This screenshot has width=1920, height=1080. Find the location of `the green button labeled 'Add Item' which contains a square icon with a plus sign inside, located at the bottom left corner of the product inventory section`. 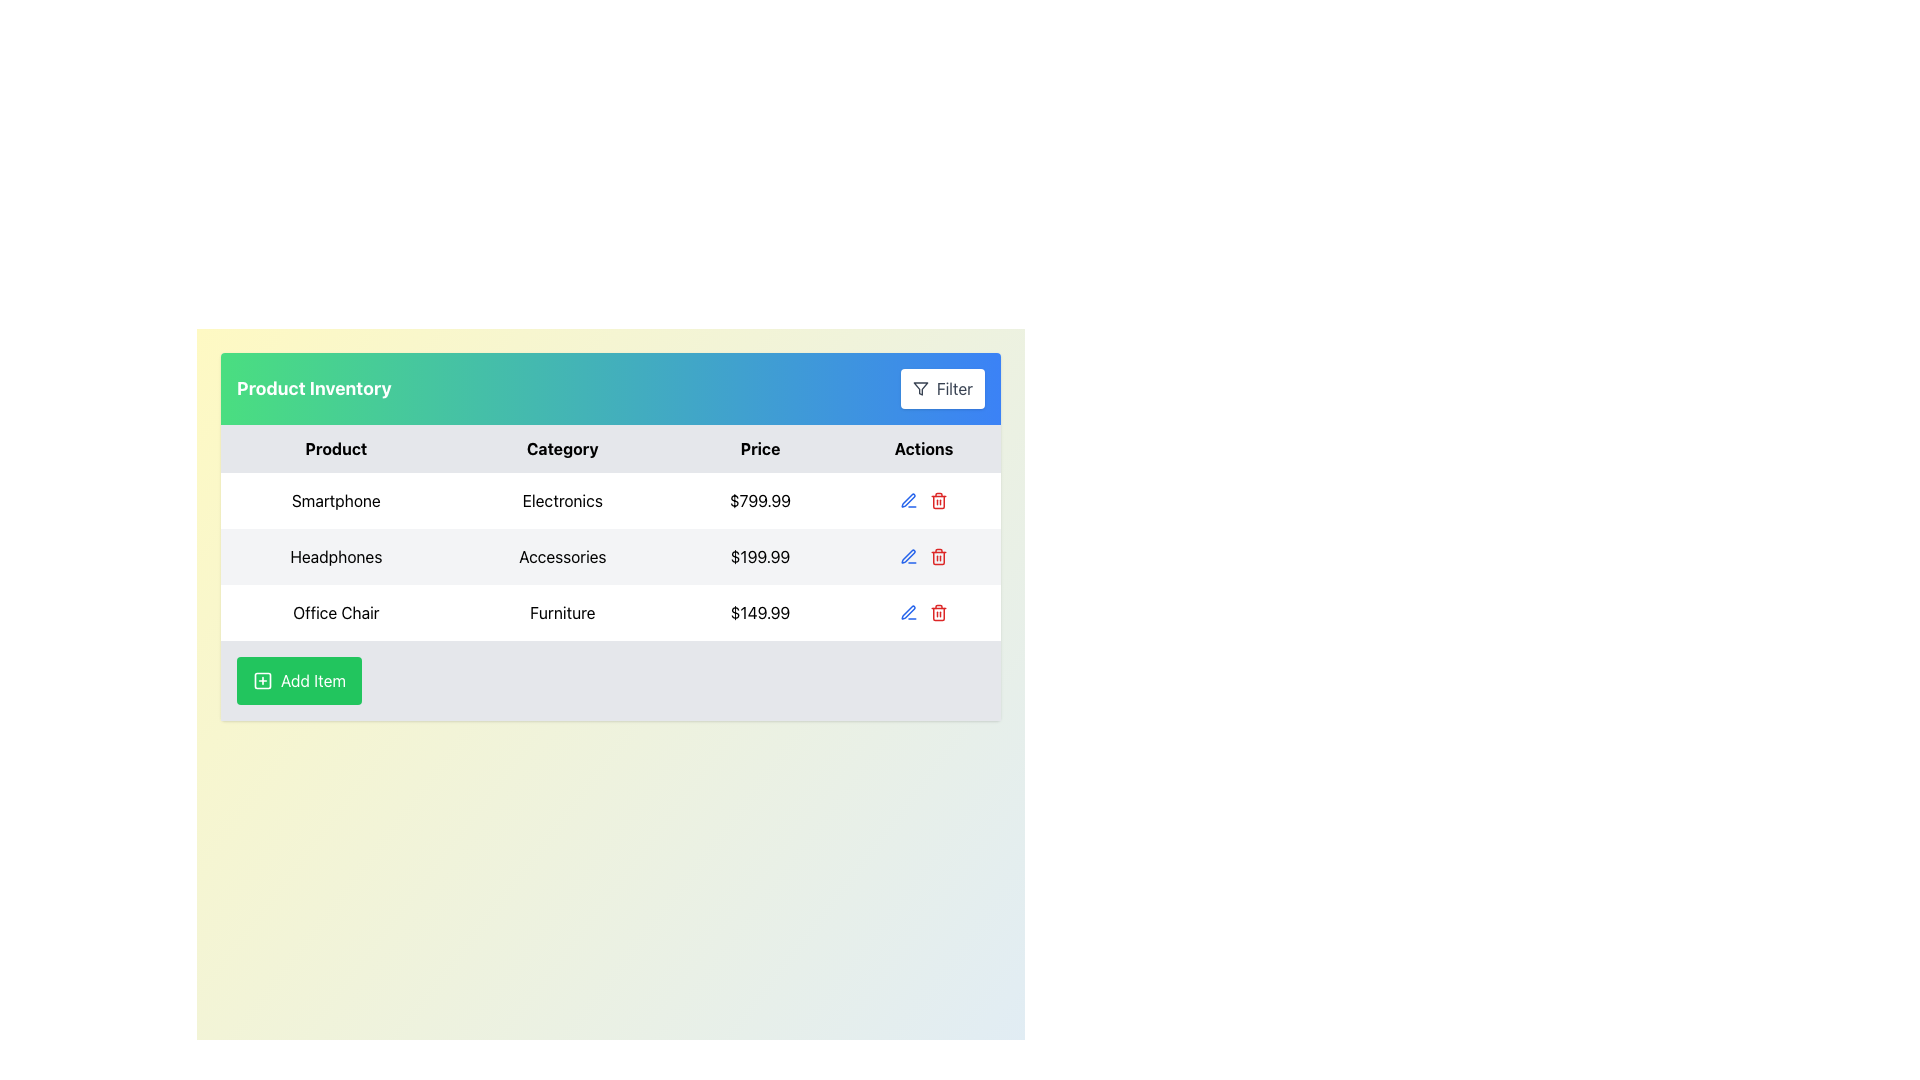

the green button labeled 'Add Item' which contains a square icon with a plus sign inside, located at the bottom left corner of the product inventory section is located at coordinates (262, 680).